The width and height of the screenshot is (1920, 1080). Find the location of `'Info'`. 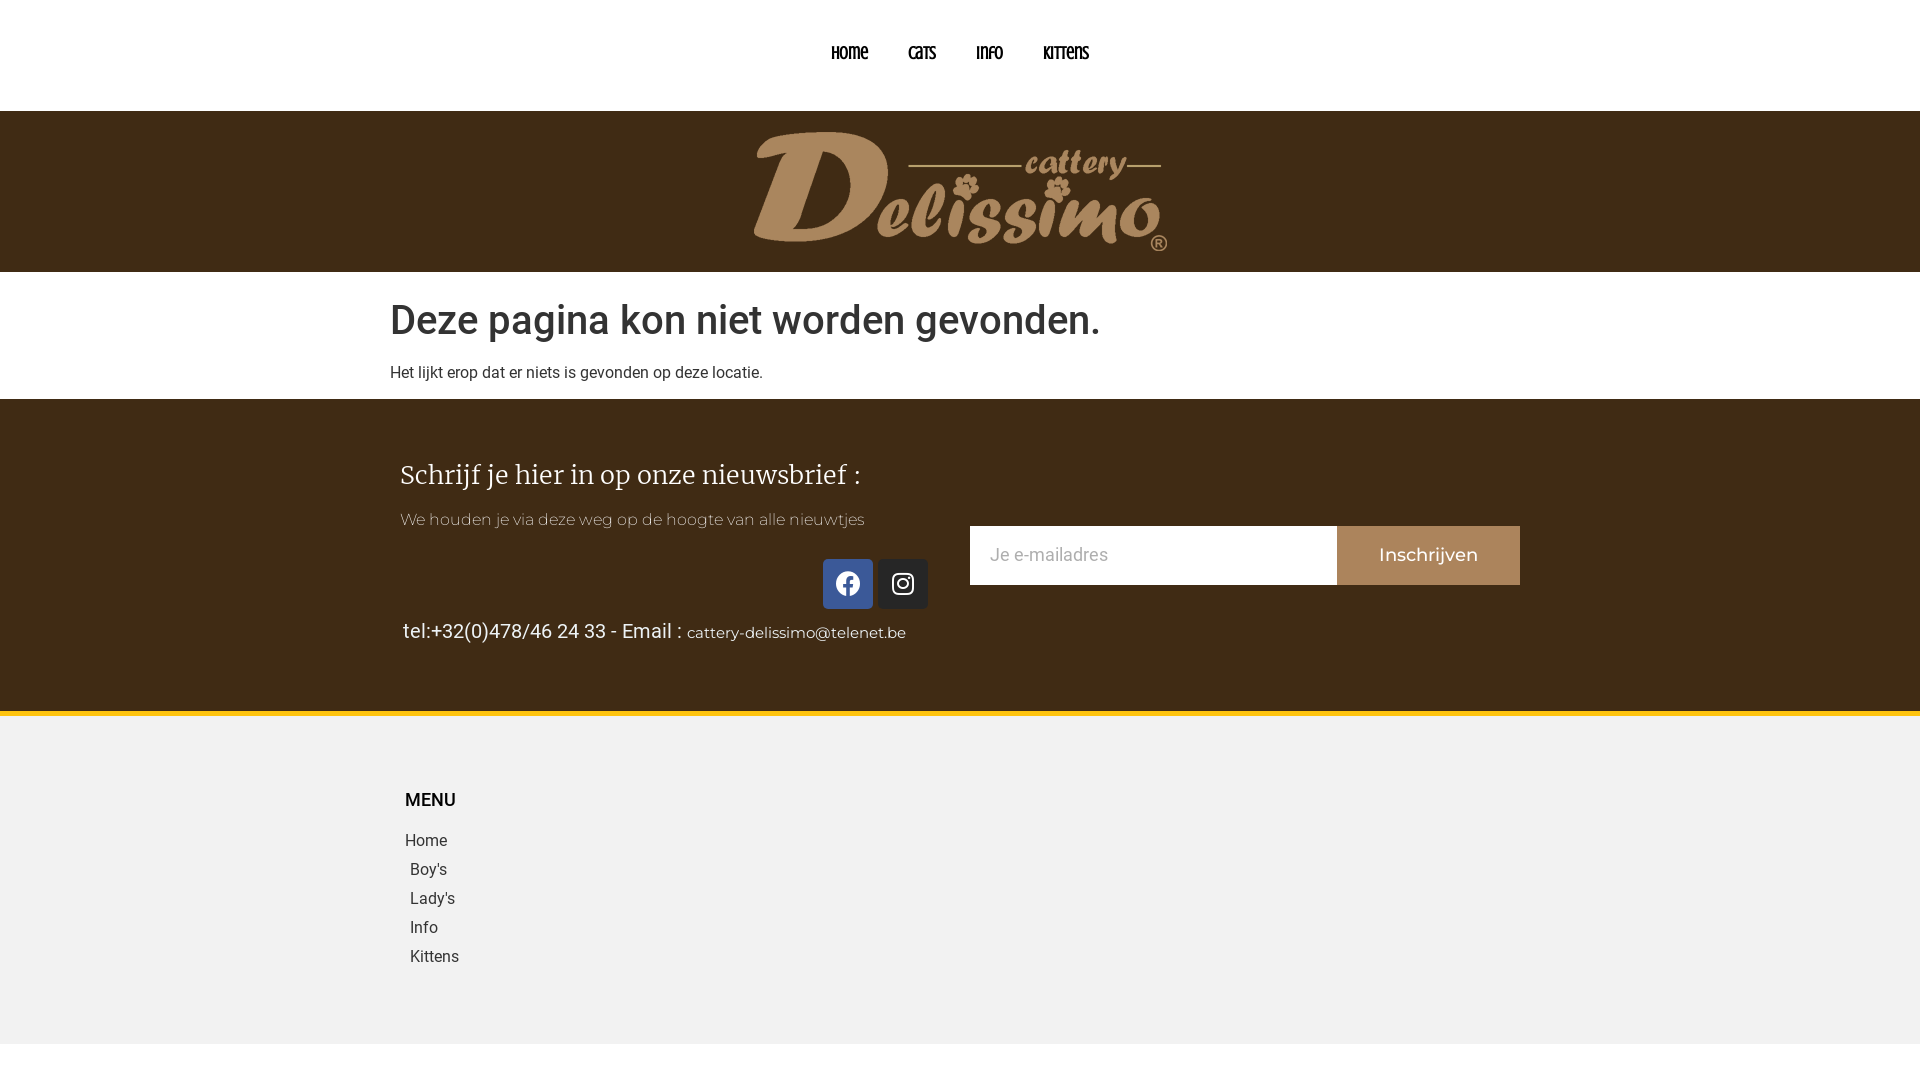

'Info' is located at coordinates (539, 928).